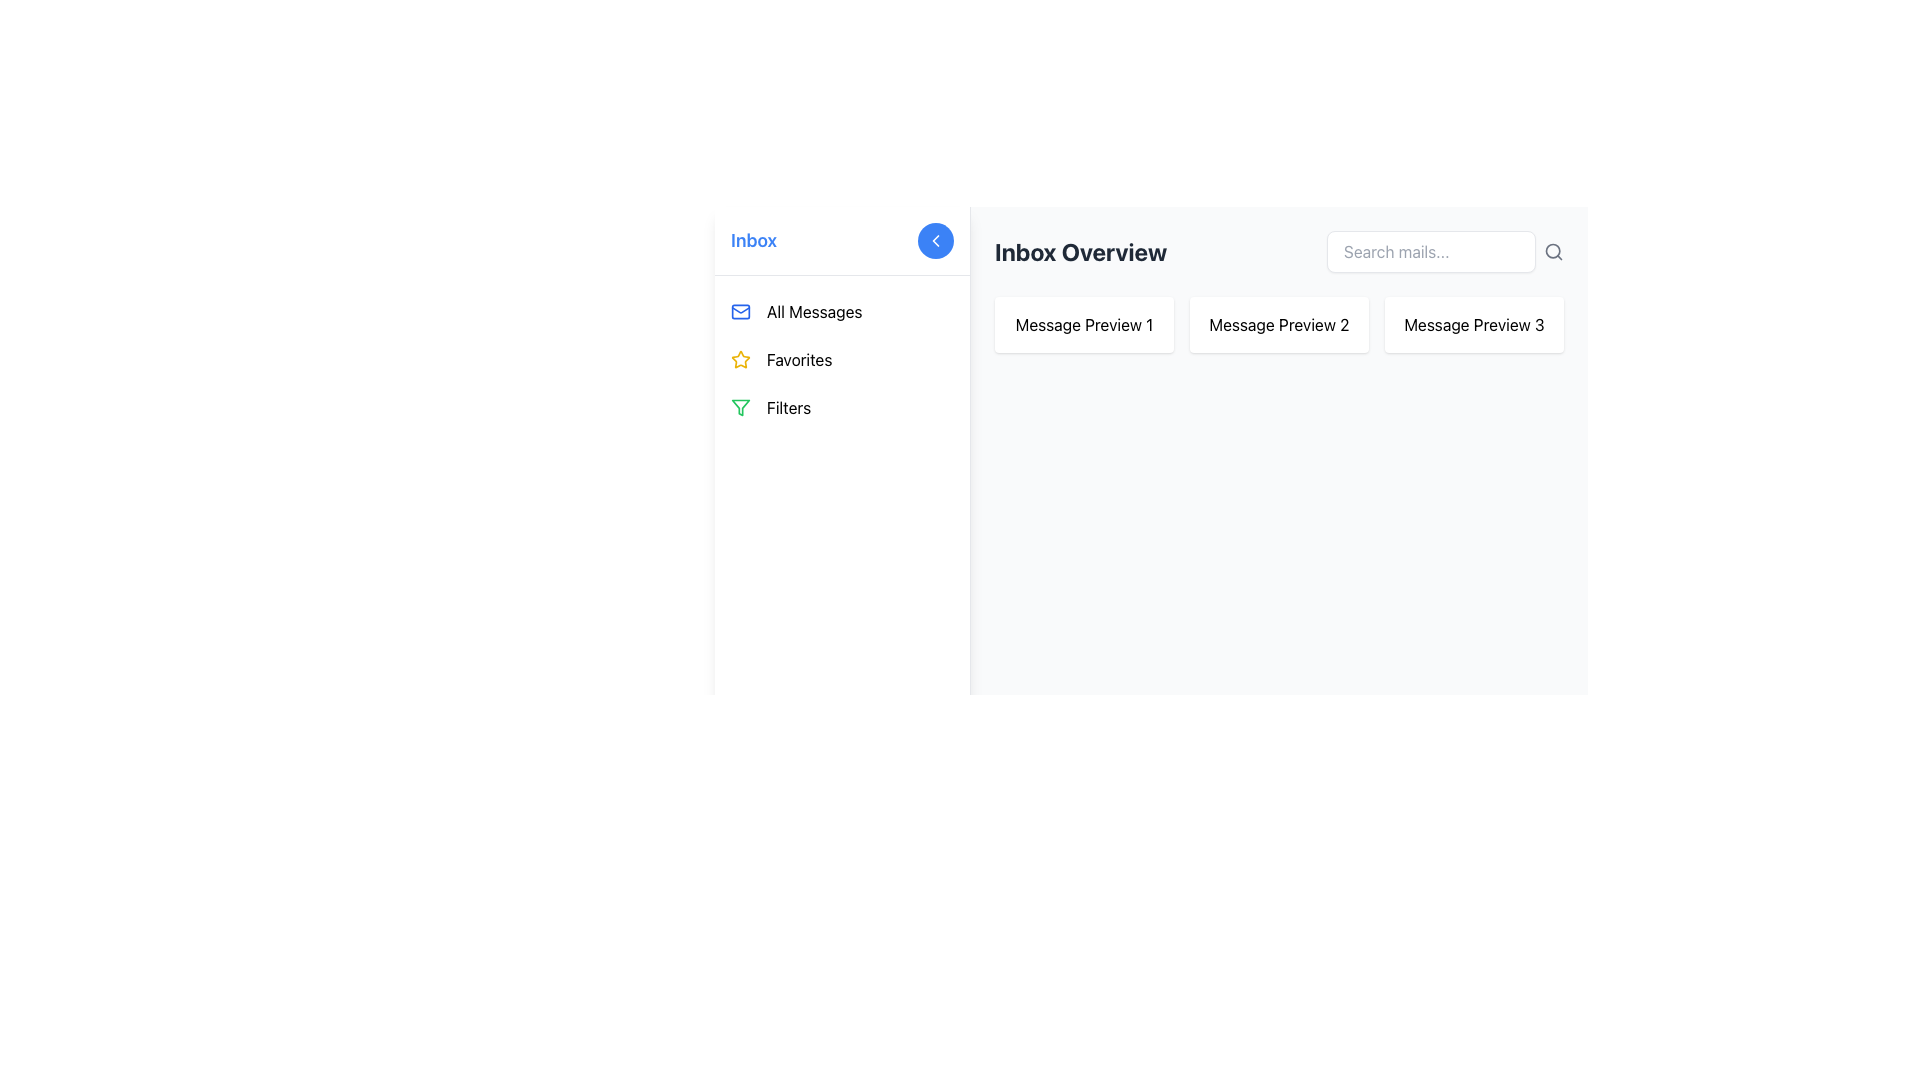  Describe the element at coordinates (739, 407) in the screenshot. I see `the green filter icon located in the vertical navigation menu aligned with the 'Filters' label` at that location.